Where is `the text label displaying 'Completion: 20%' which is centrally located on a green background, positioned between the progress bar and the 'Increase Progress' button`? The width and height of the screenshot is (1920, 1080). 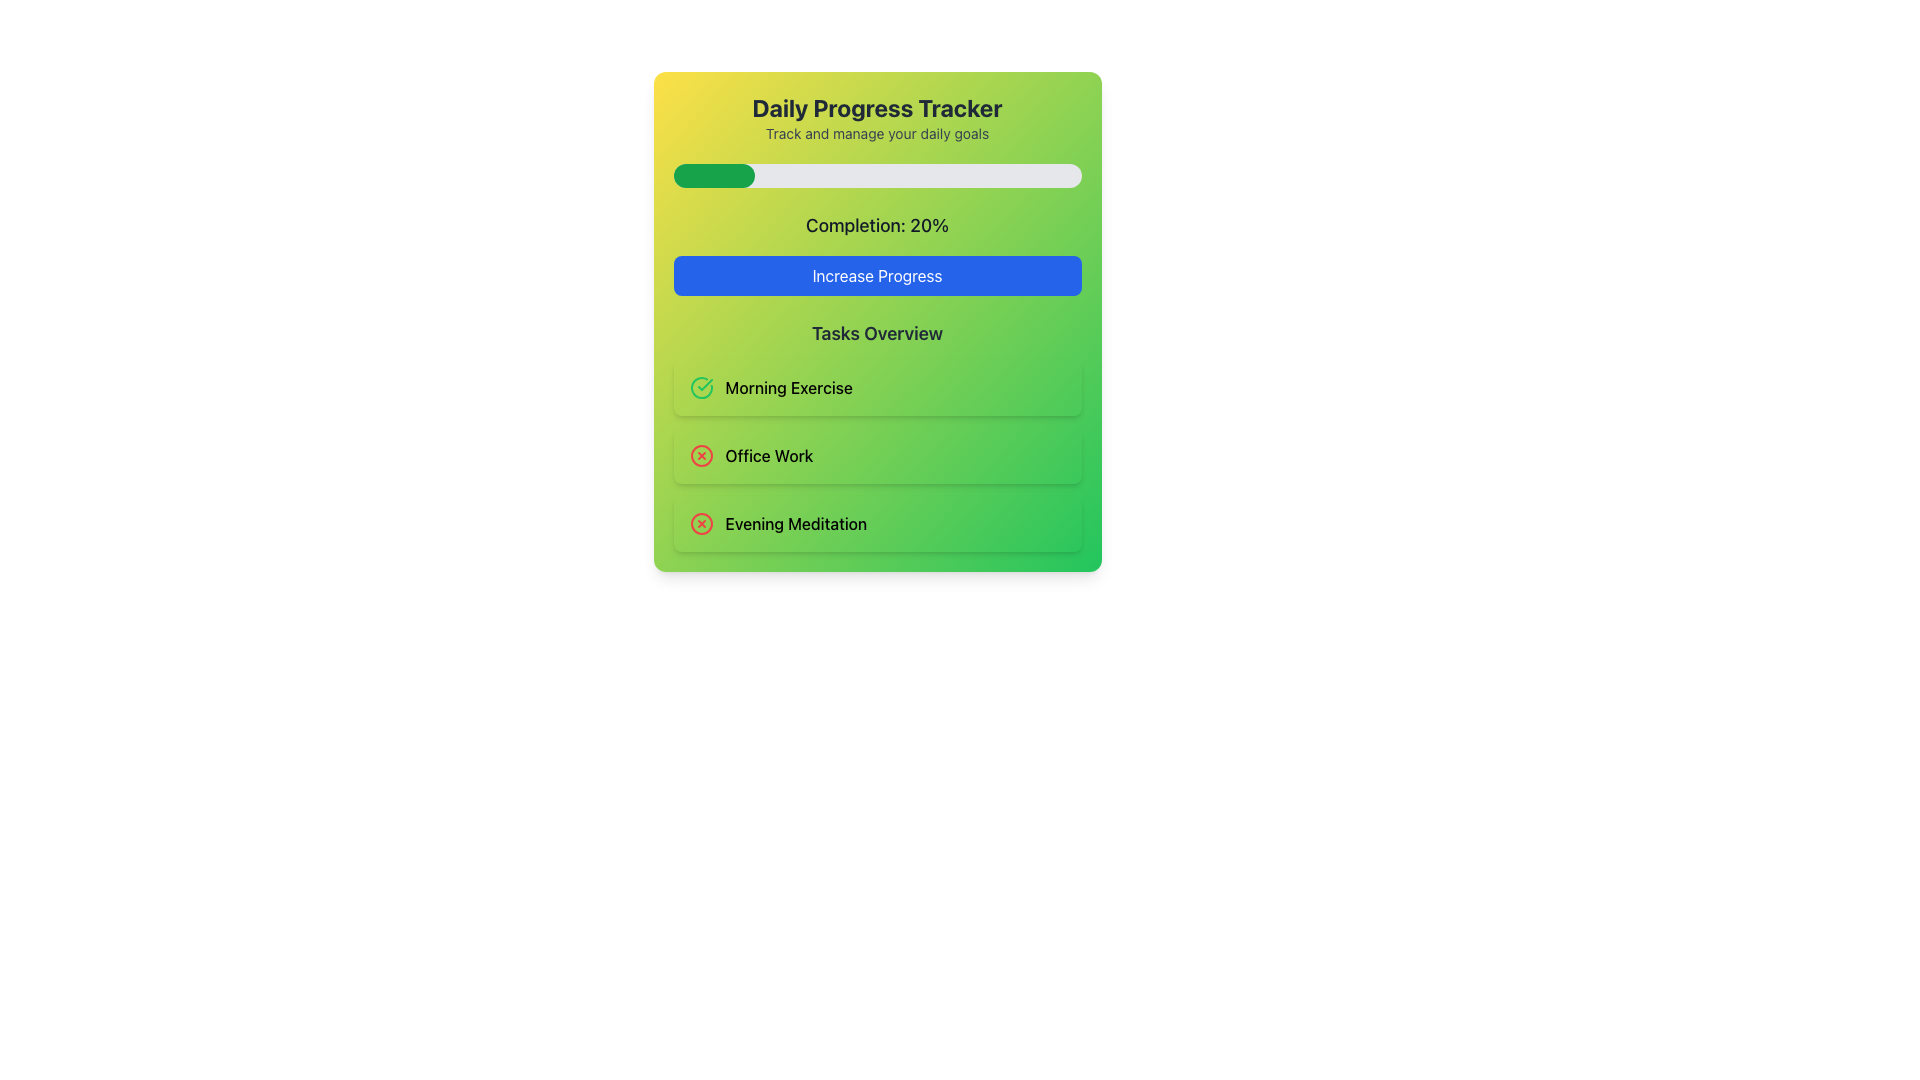
the text label displaying 'Completion: 20%' which is centrally located on a green background, positioned between the progress bar and the 'Increase Progress' button is located at coordinates (877, 225).